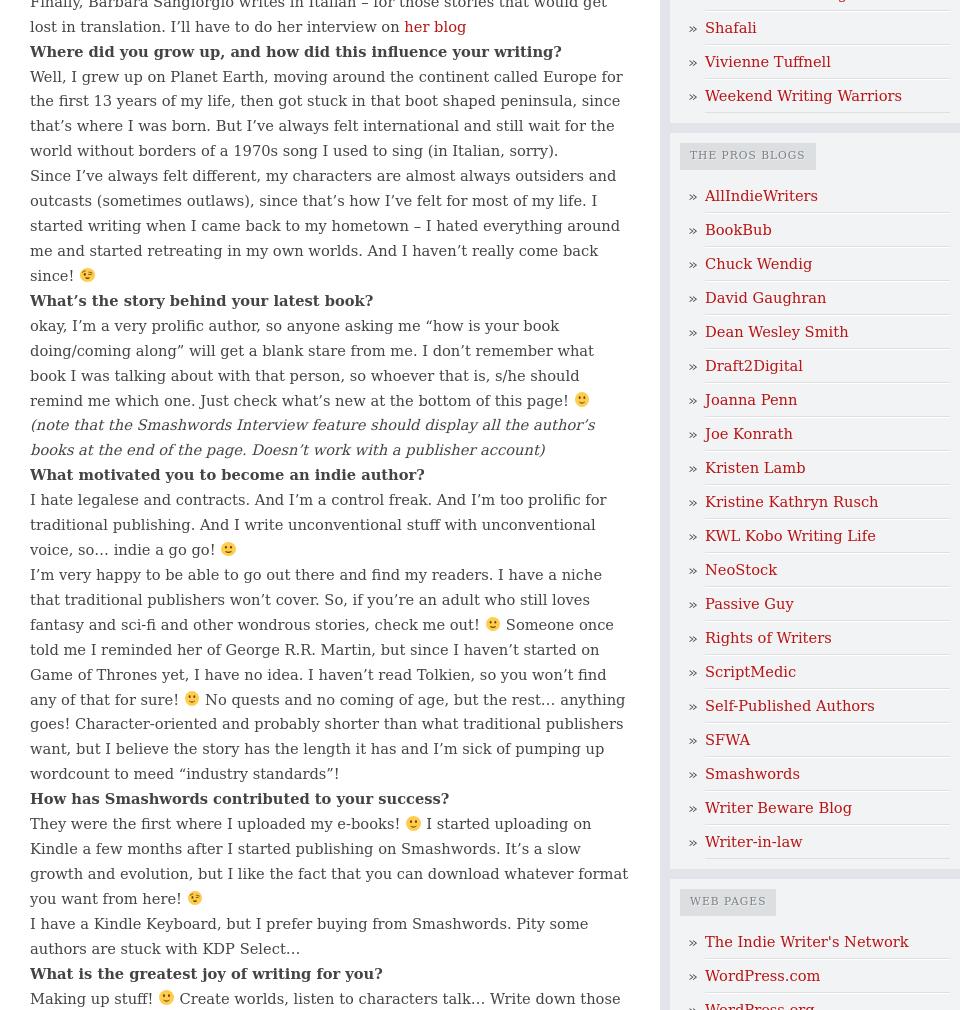 This screenshot has width=960, height=1010. Describe the element at coordinates (327, 734) in the screenshot. I see `'No quests and no coming of age, but the rest… anything goes! Character-oriented and probably shorter than what traditional publishers want, but I believe the story has the length it has and I’m sick of pumping up wordcount to meed “industry standards”!'` at that location.